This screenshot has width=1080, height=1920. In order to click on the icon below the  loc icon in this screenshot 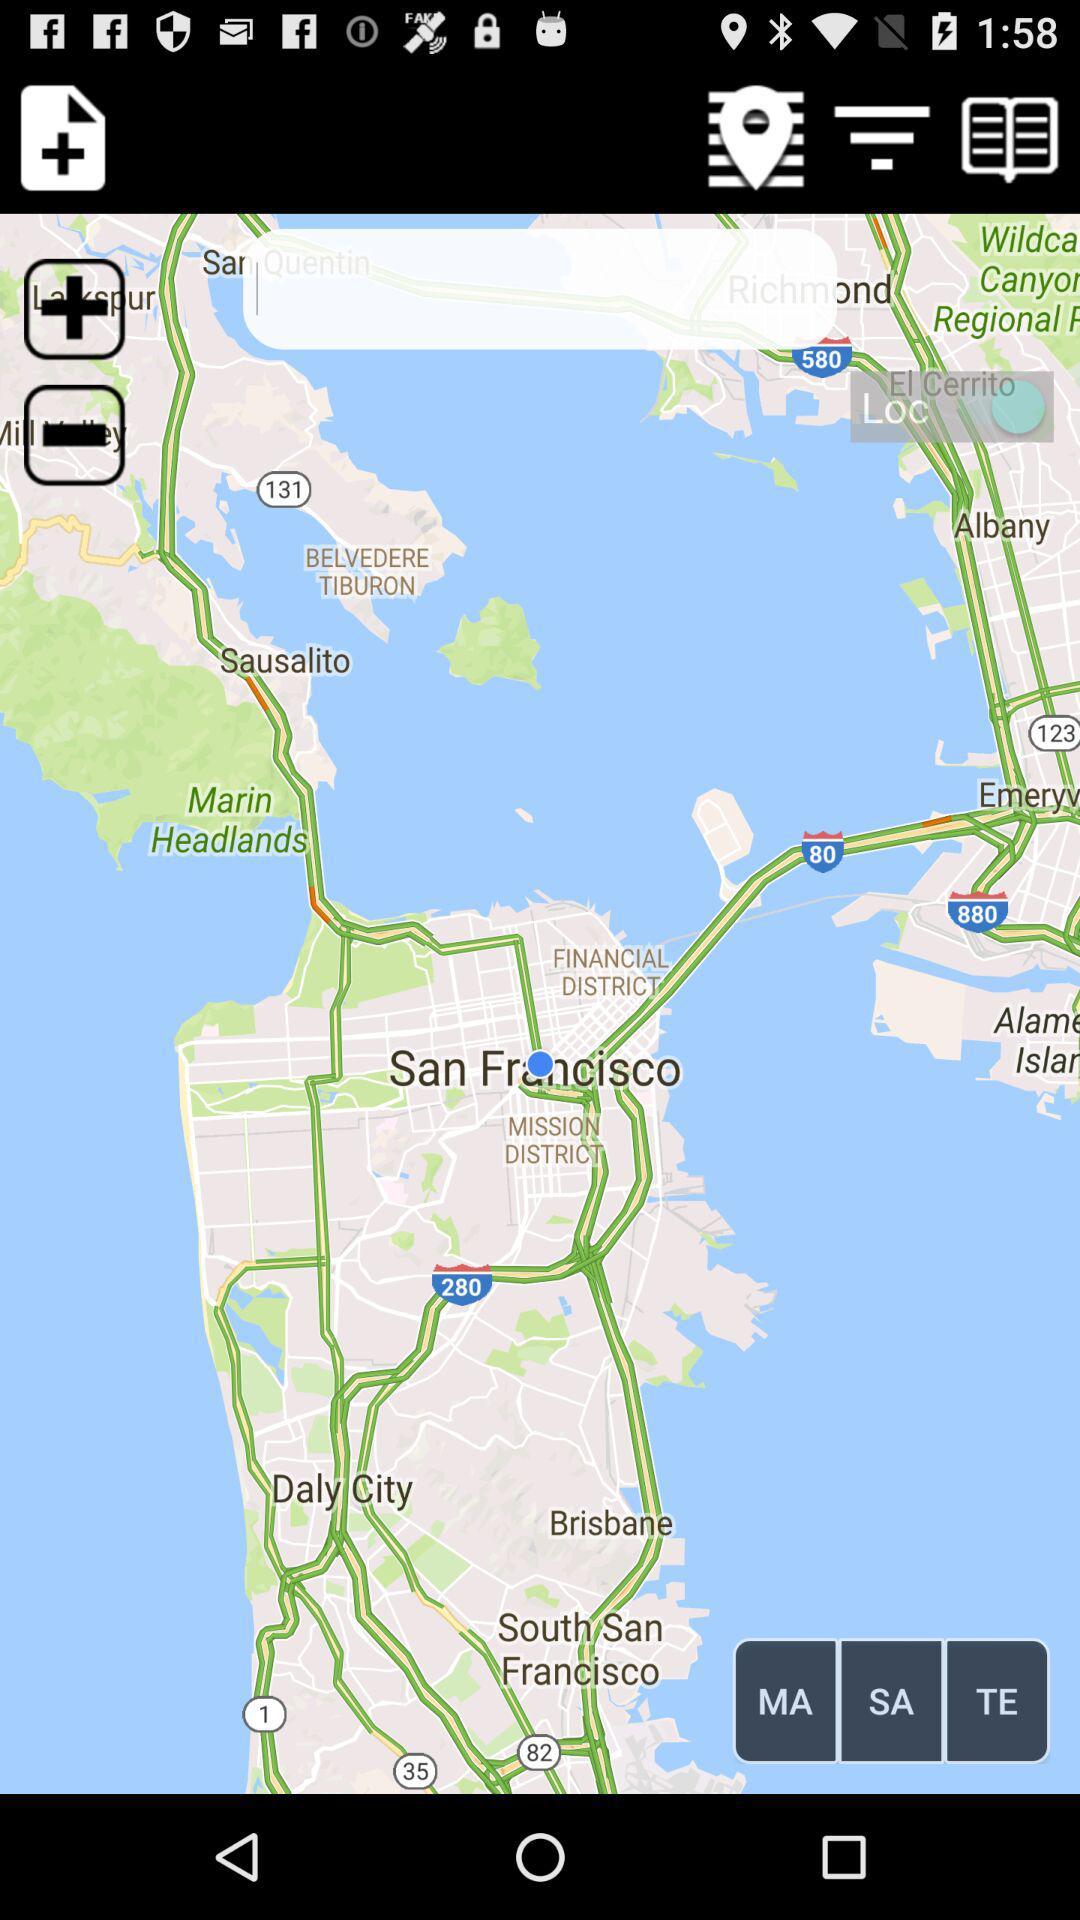, I will do `click(890, 1699)`.